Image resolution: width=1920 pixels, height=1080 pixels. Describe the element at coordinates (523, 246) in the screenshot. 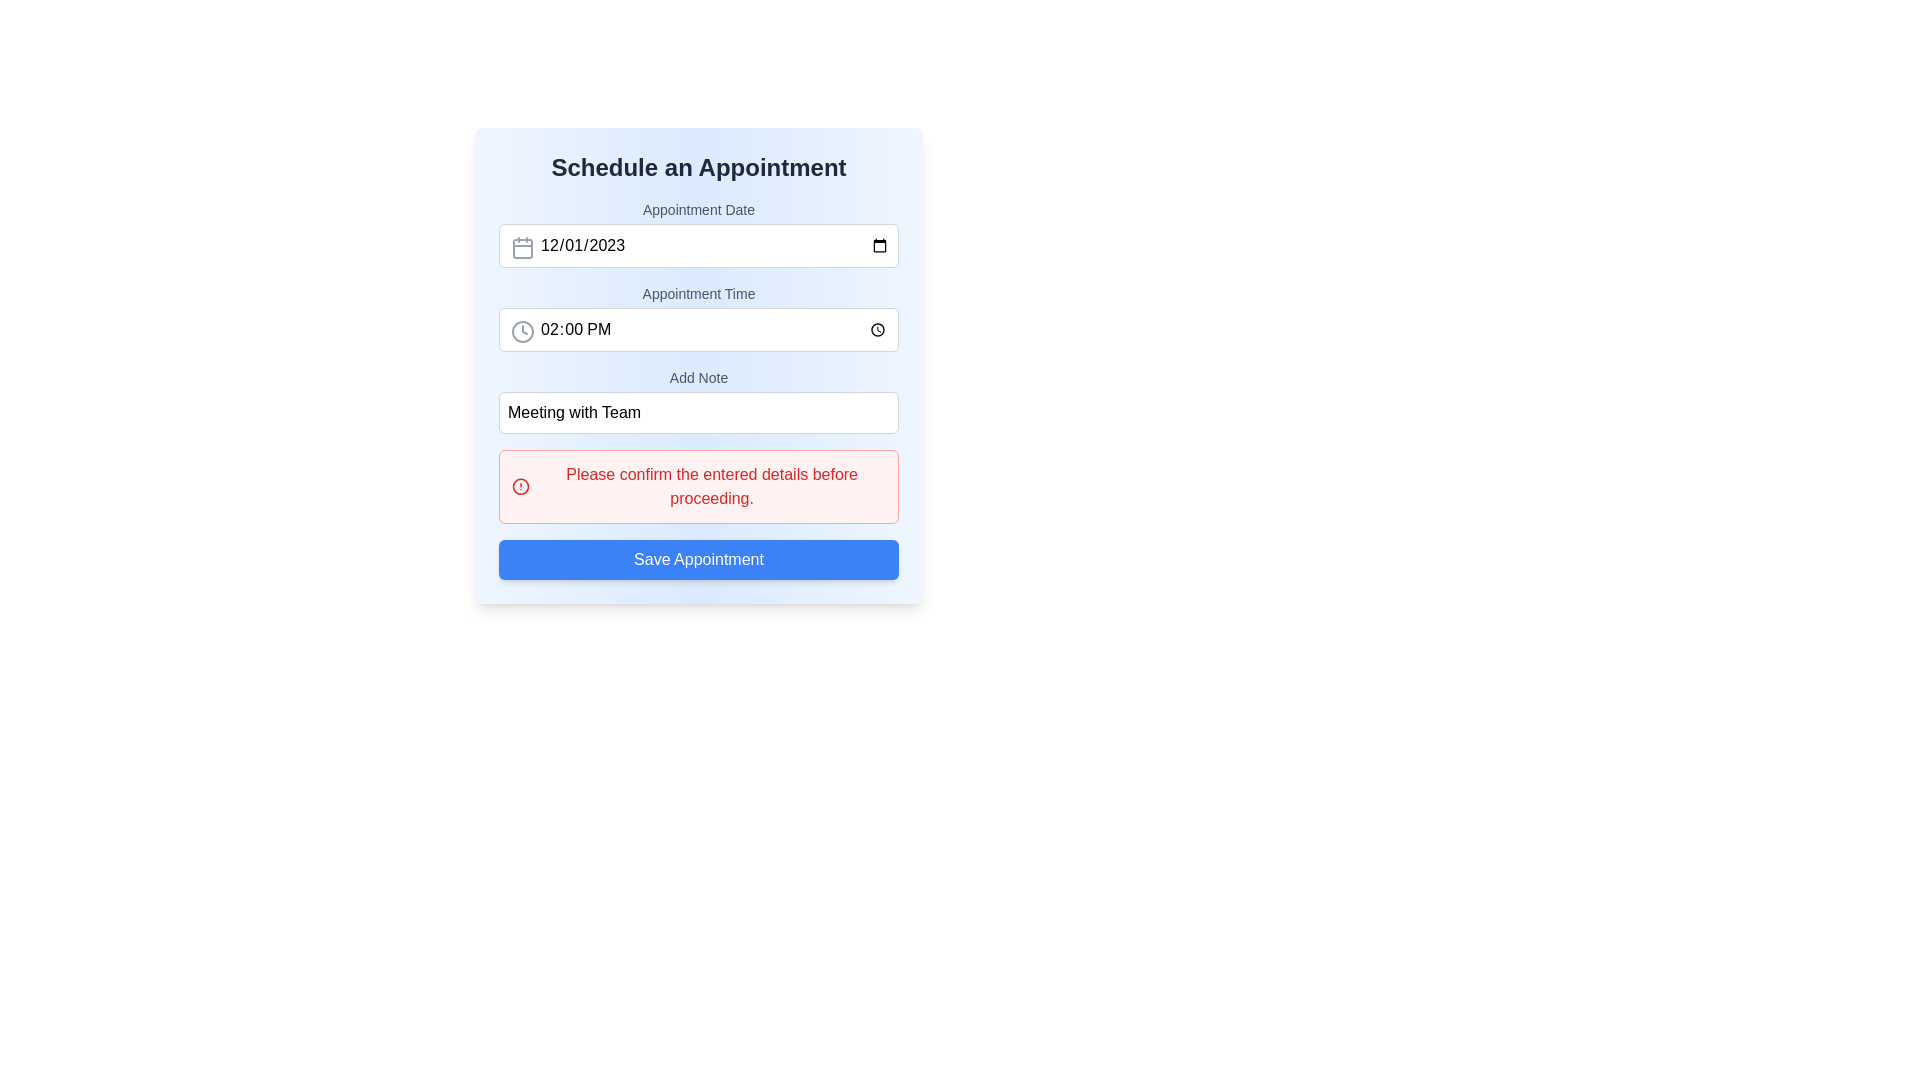

I see `the calendar icon located in the top-left corner of the 'Appointment Date' input field, which is styled with thin, rounded lines and gray color` at that location.